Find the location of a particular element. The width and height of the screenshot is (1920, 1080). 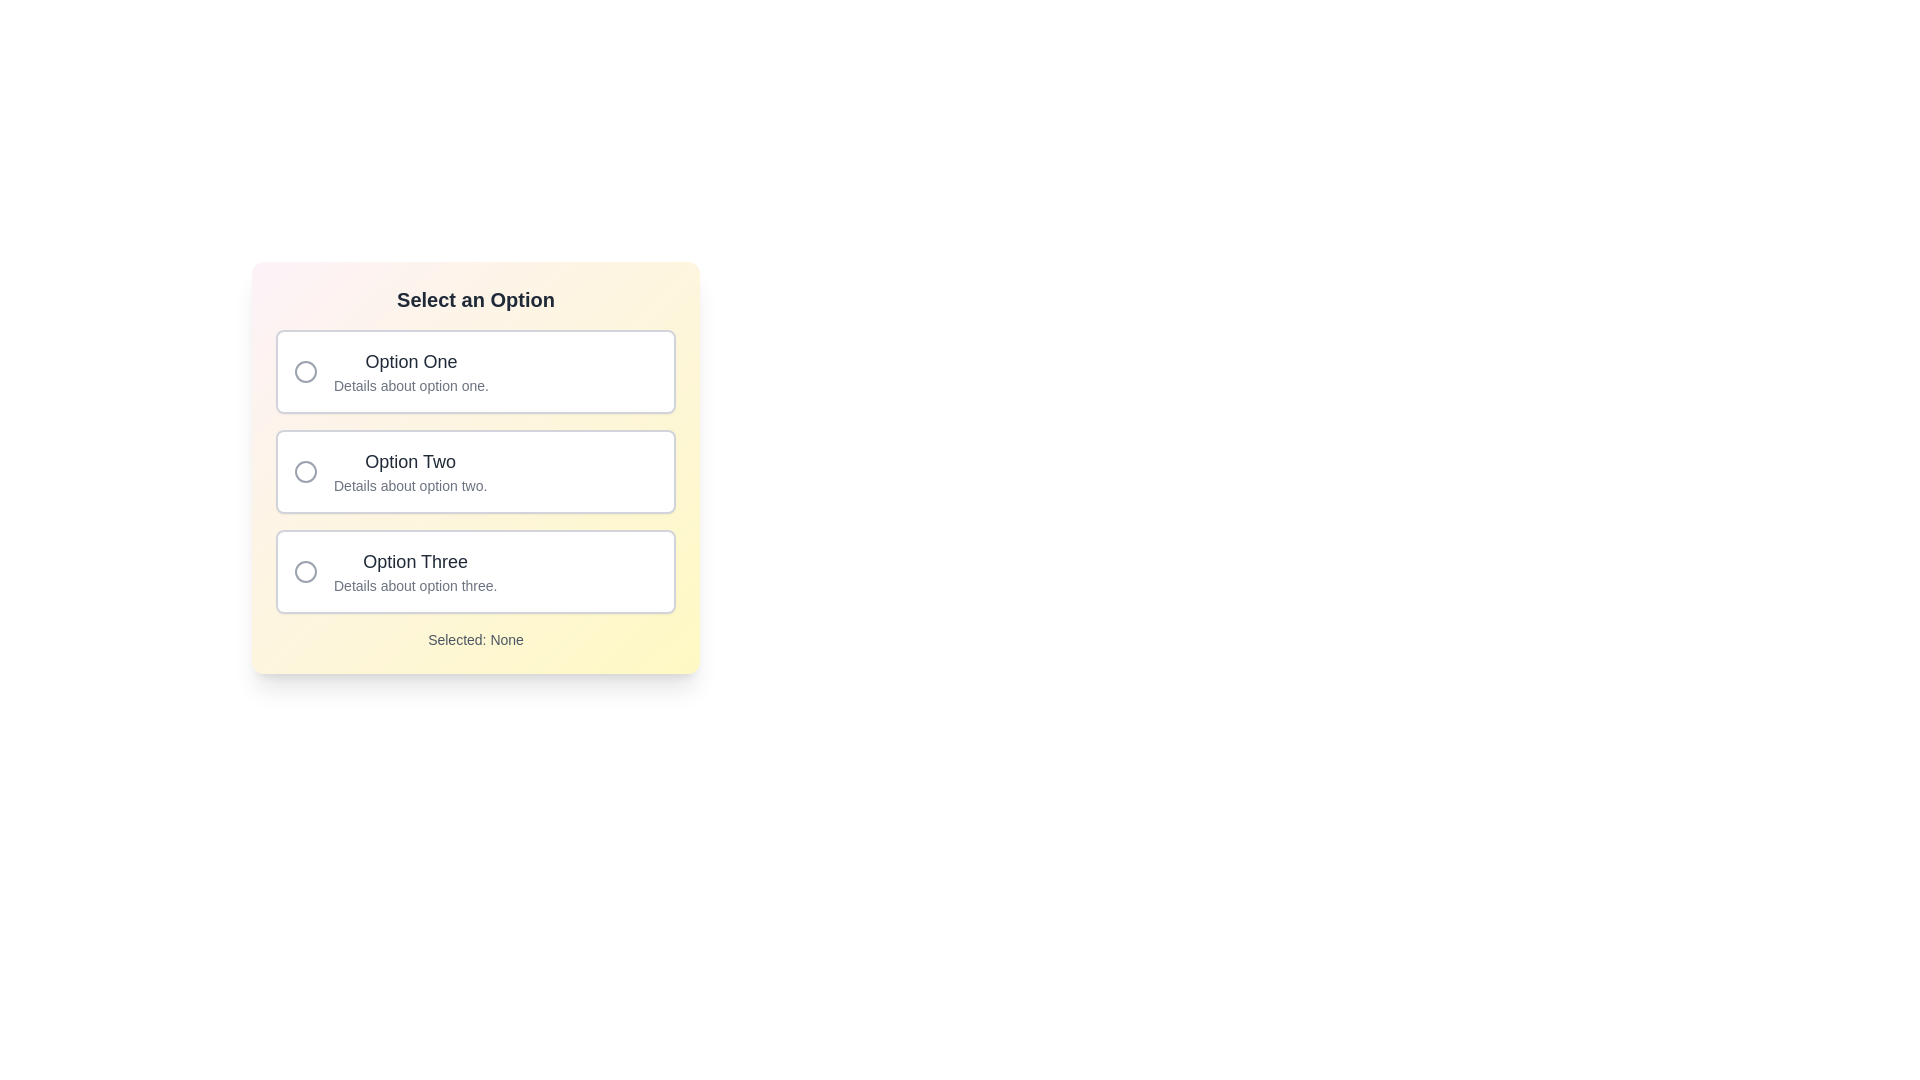

the text label that provides the title and description for the third selectable option in a stacked list of options to trigger additional visual effects is located at coordinates (414, 571).